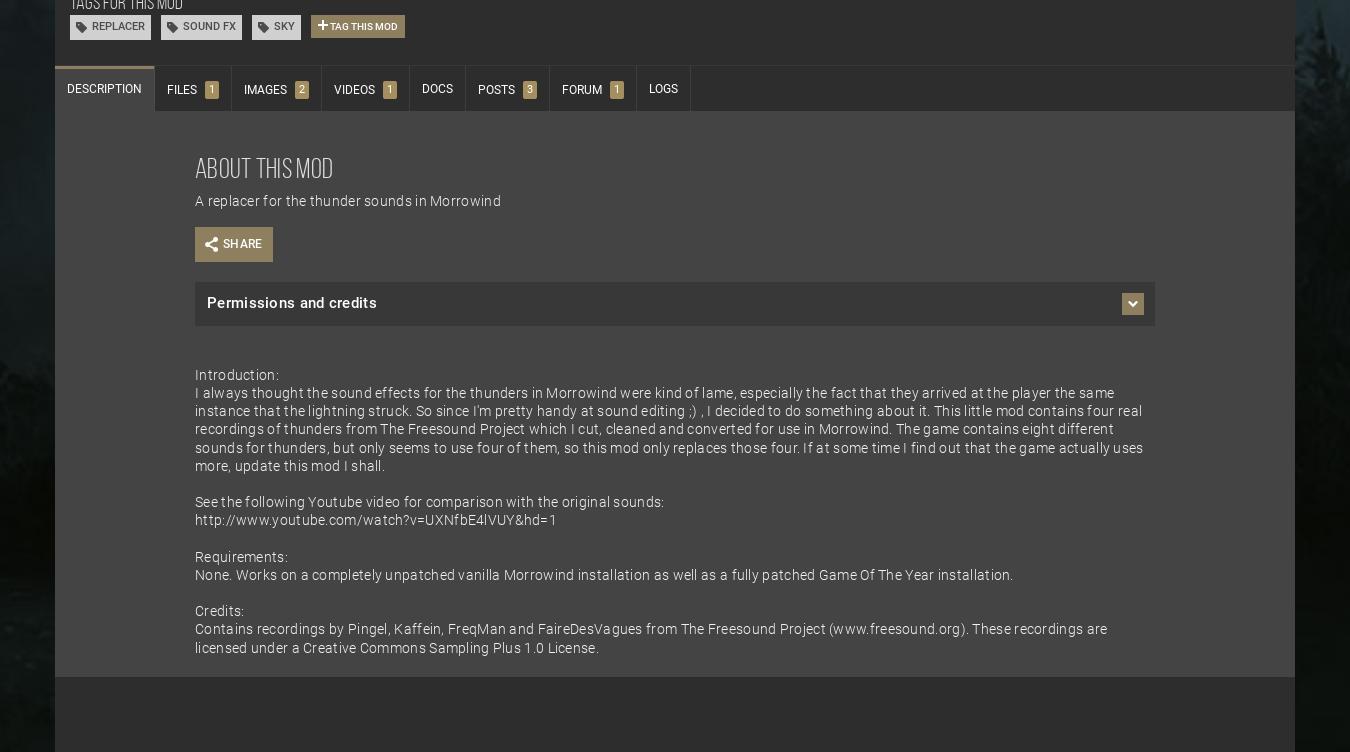 This screenshot has width=1350, height=752. Describe the element at coordinates (354, 90) in the screenshot. I see `'Videos'` at that location.